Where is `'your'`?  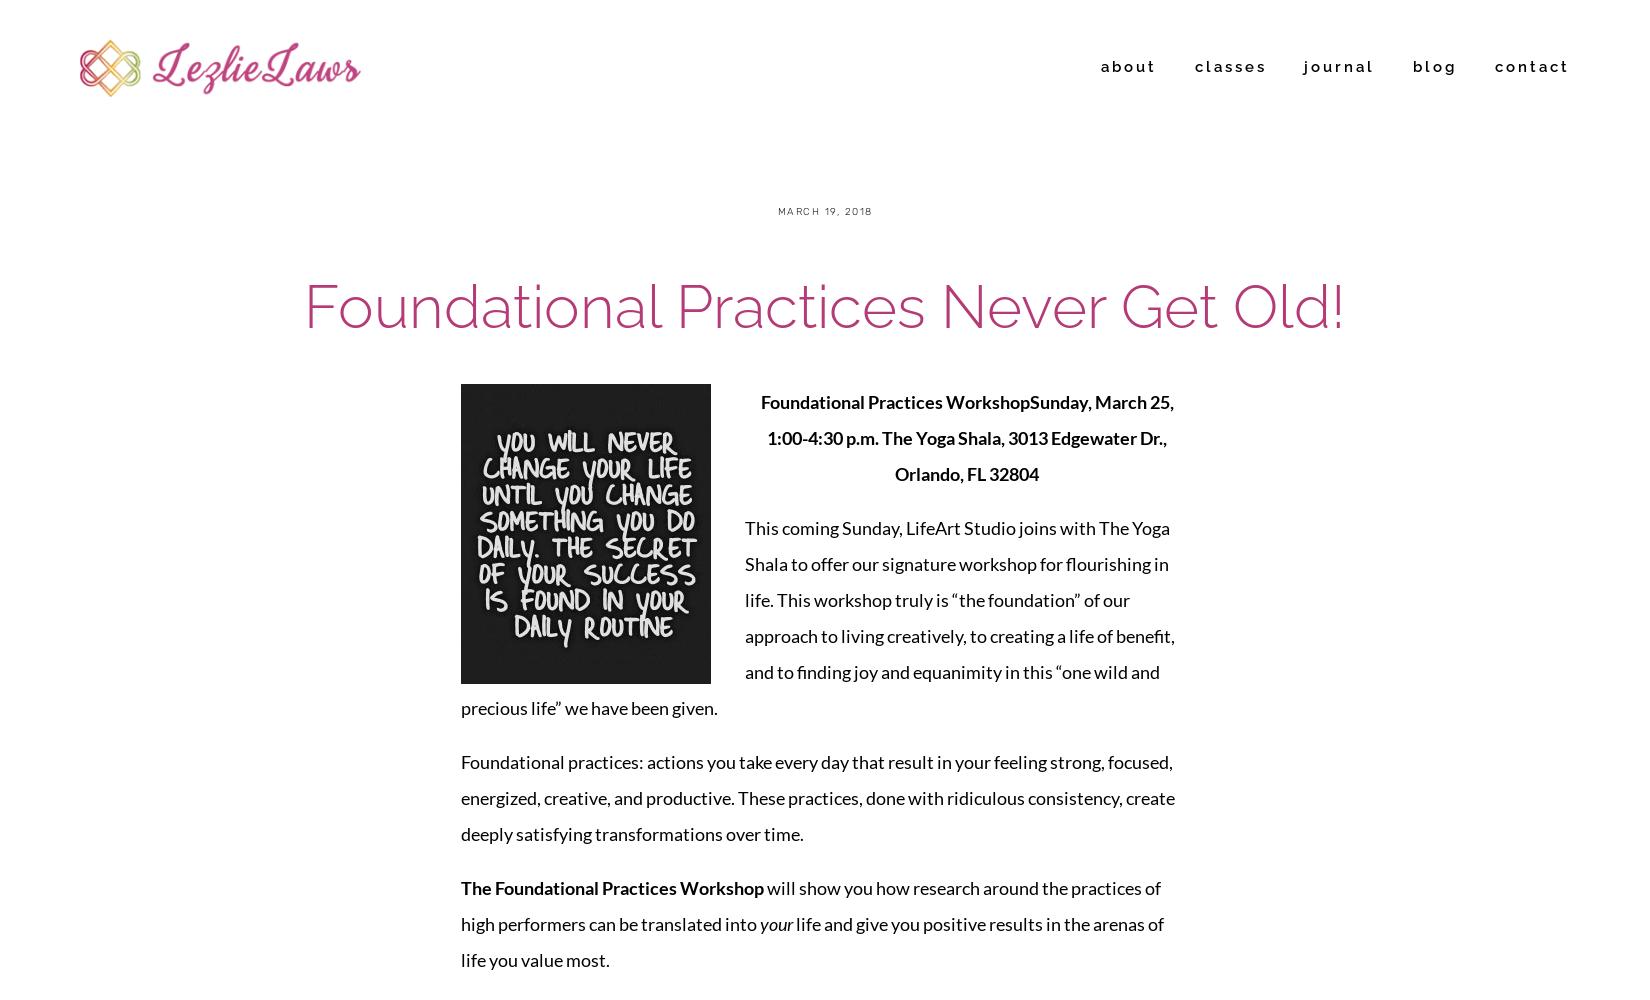
'your' is located at coordinates (775, 923).